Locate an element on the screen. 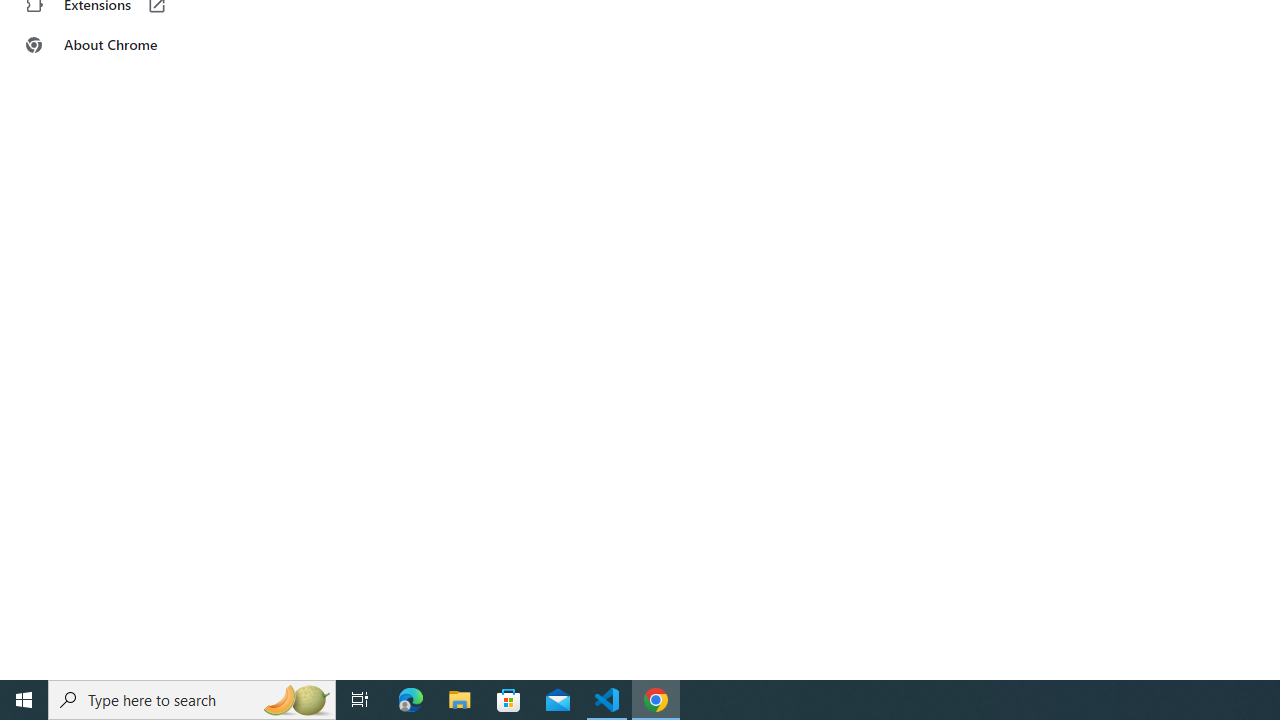 This screenshot has width=1280, height=720. 'About Chrome' is located at coordinates (123, 45).